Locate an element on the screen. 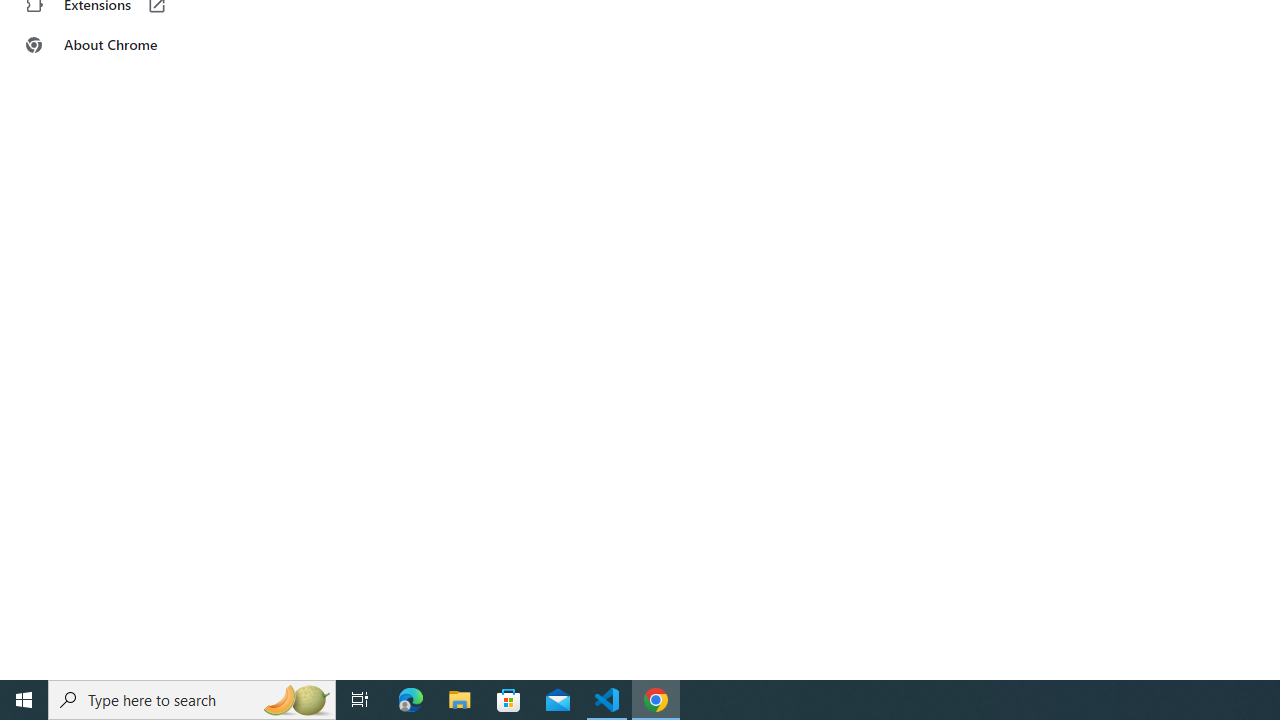 This screenshot has width=1280, height=720. 'About Chrome' is located at coordinates (123, 45).